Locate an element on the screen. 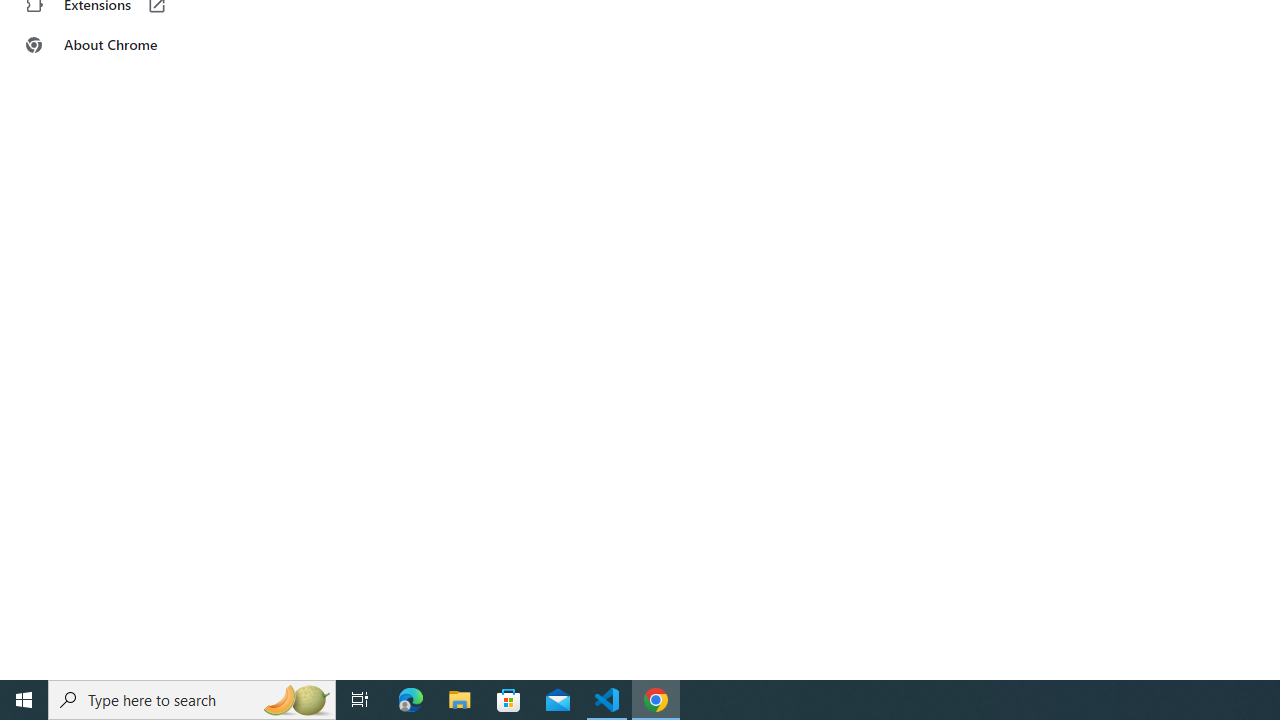 This screenshot has width=1280, height=720. 'About Chrome' is located at coordinates (123, 45).